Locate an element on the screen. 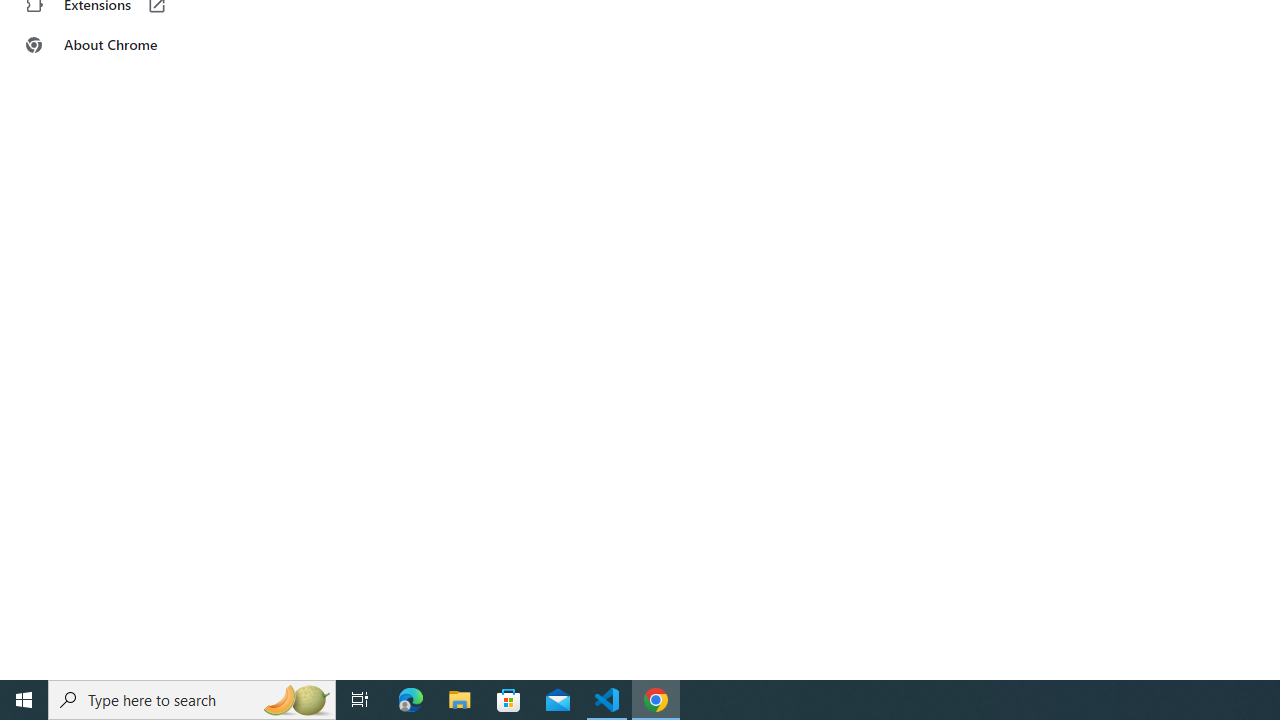 This screenshot has width=1280, height=720. 'About Chrome' is located at coordinates (123, 45).